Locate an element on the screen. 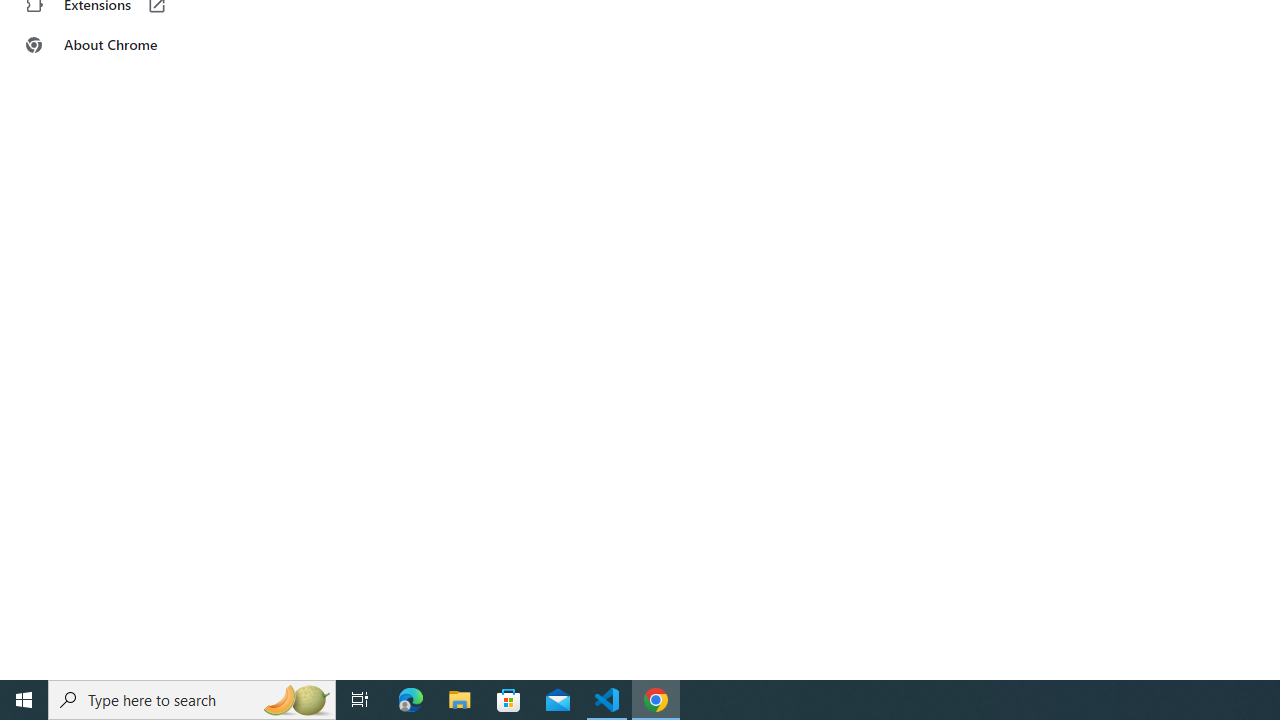 This screenshot has width=1280, height=720. 'About Chrome' is located at coordinates (123, 45).